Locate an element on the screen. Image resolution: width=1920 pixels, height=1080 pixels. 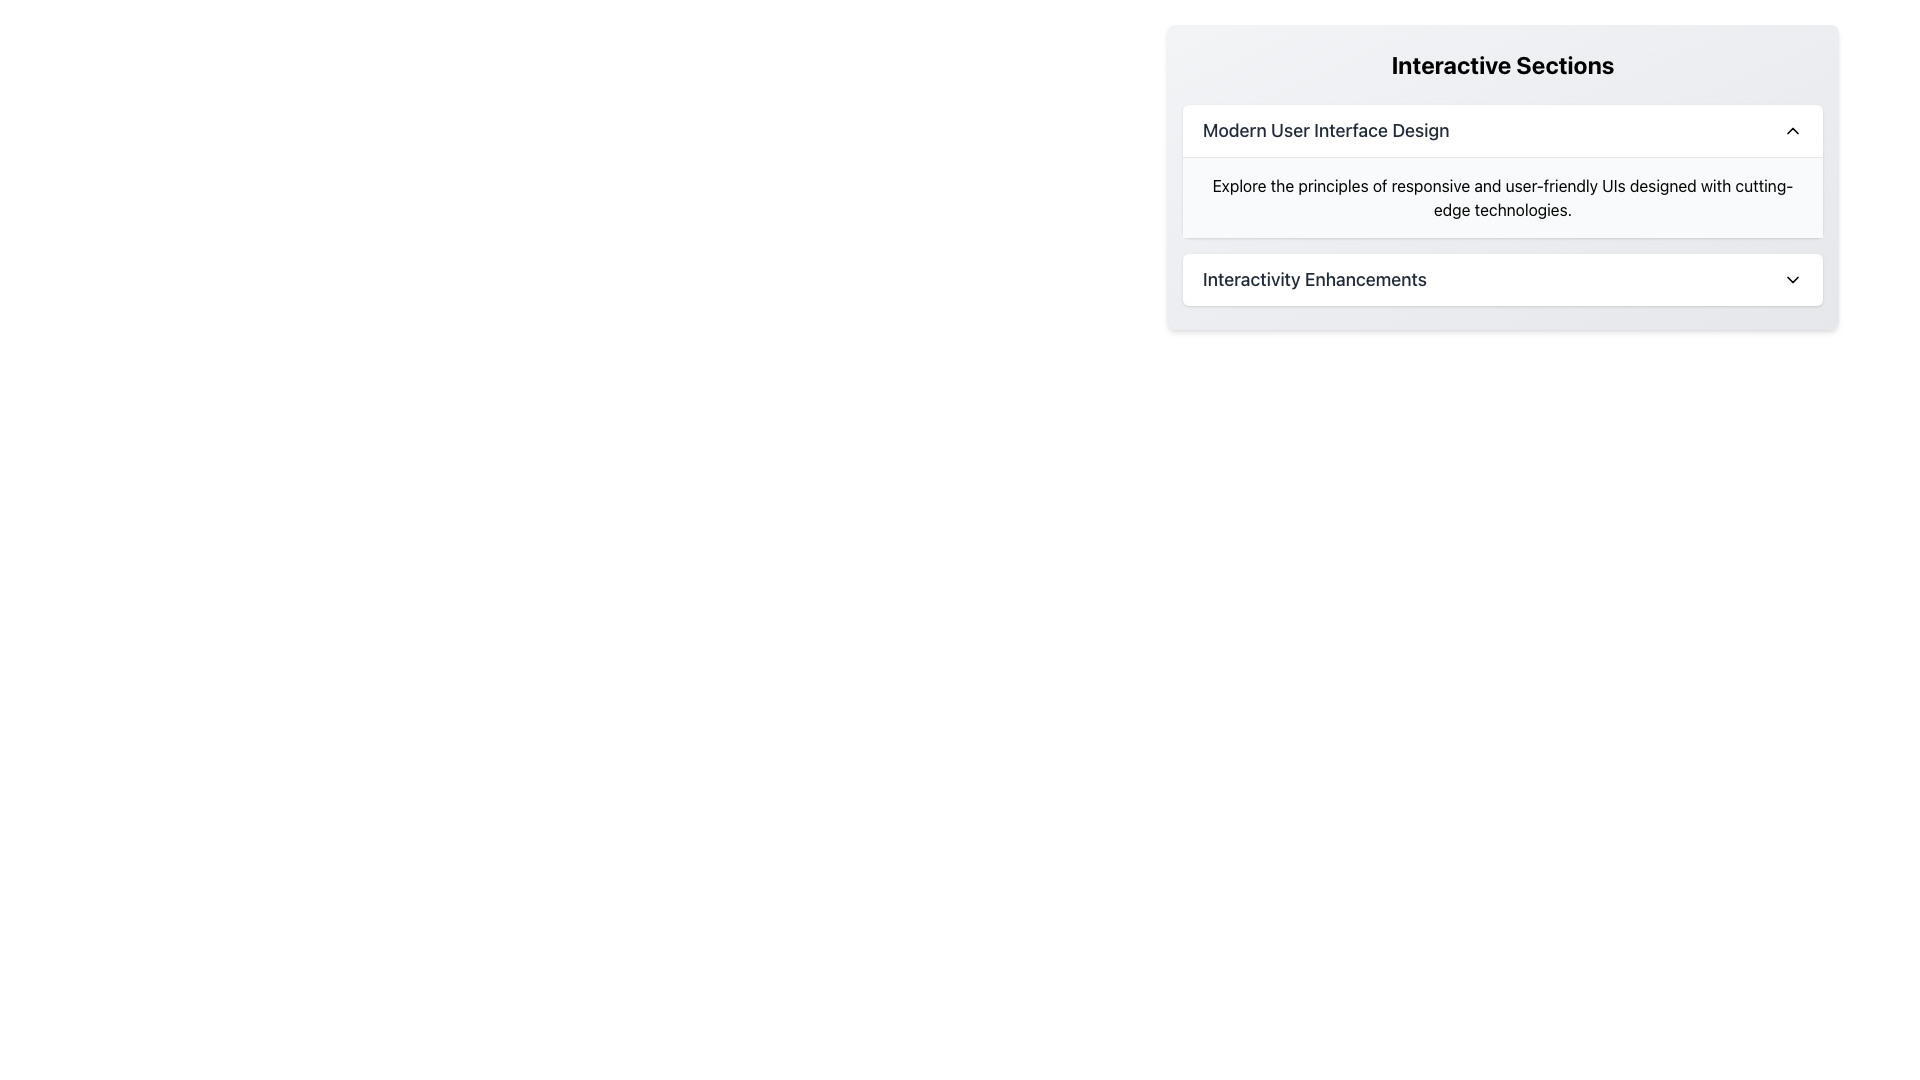
text element that displays 'Interactivity Enhancements', which is styled in bold, large dark gray font and is located prominently in the upper section of the interface is located at coordinates (1315, 280).